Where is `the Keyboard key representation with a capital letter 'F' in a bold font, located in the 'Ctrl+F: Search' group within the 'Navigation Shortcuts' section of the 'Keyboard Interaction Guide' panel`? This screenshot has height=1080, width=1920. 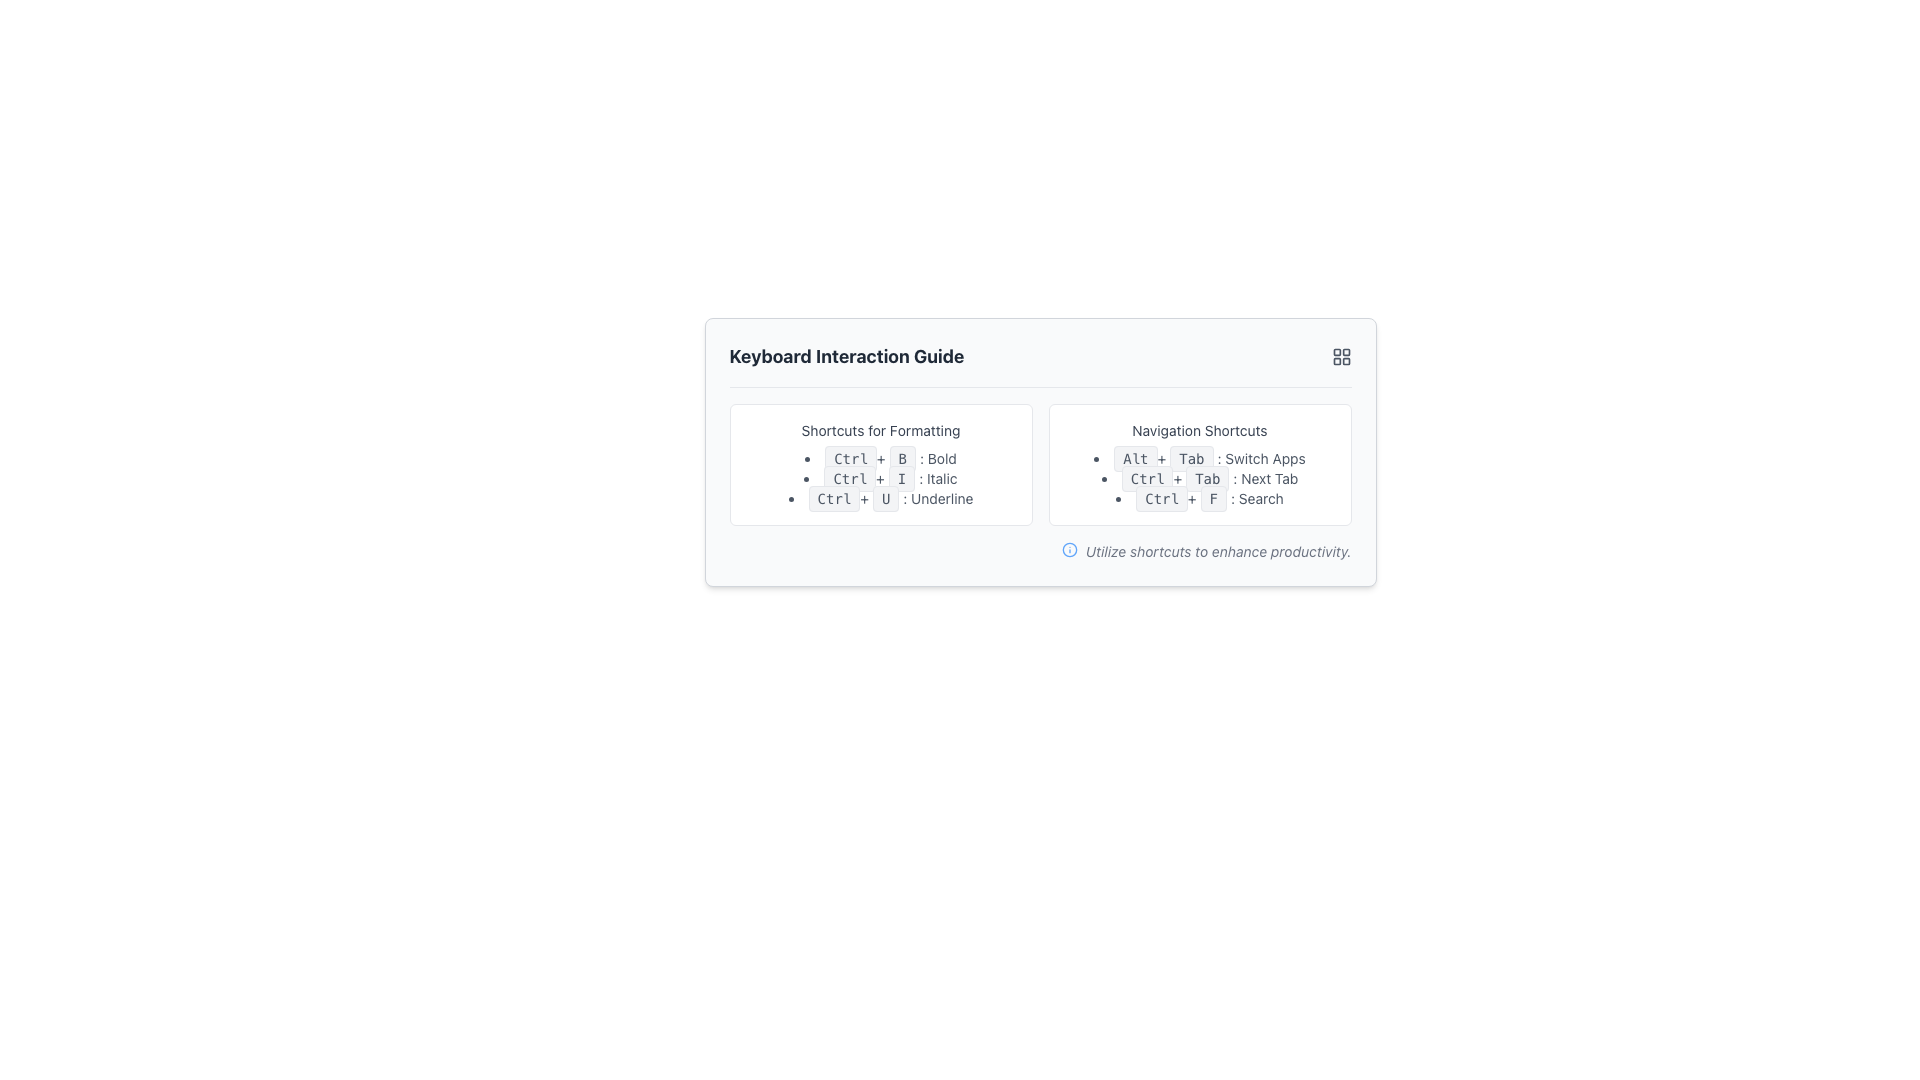
the Keyboard key representation with a capital letter 'F' in a bold font, located in the 'Ctrl+F: Search' group within the 'Navigation Shortcuts' section of the 'Keyboard Interaction Guide' panel is located at coordinates (1212, 497).